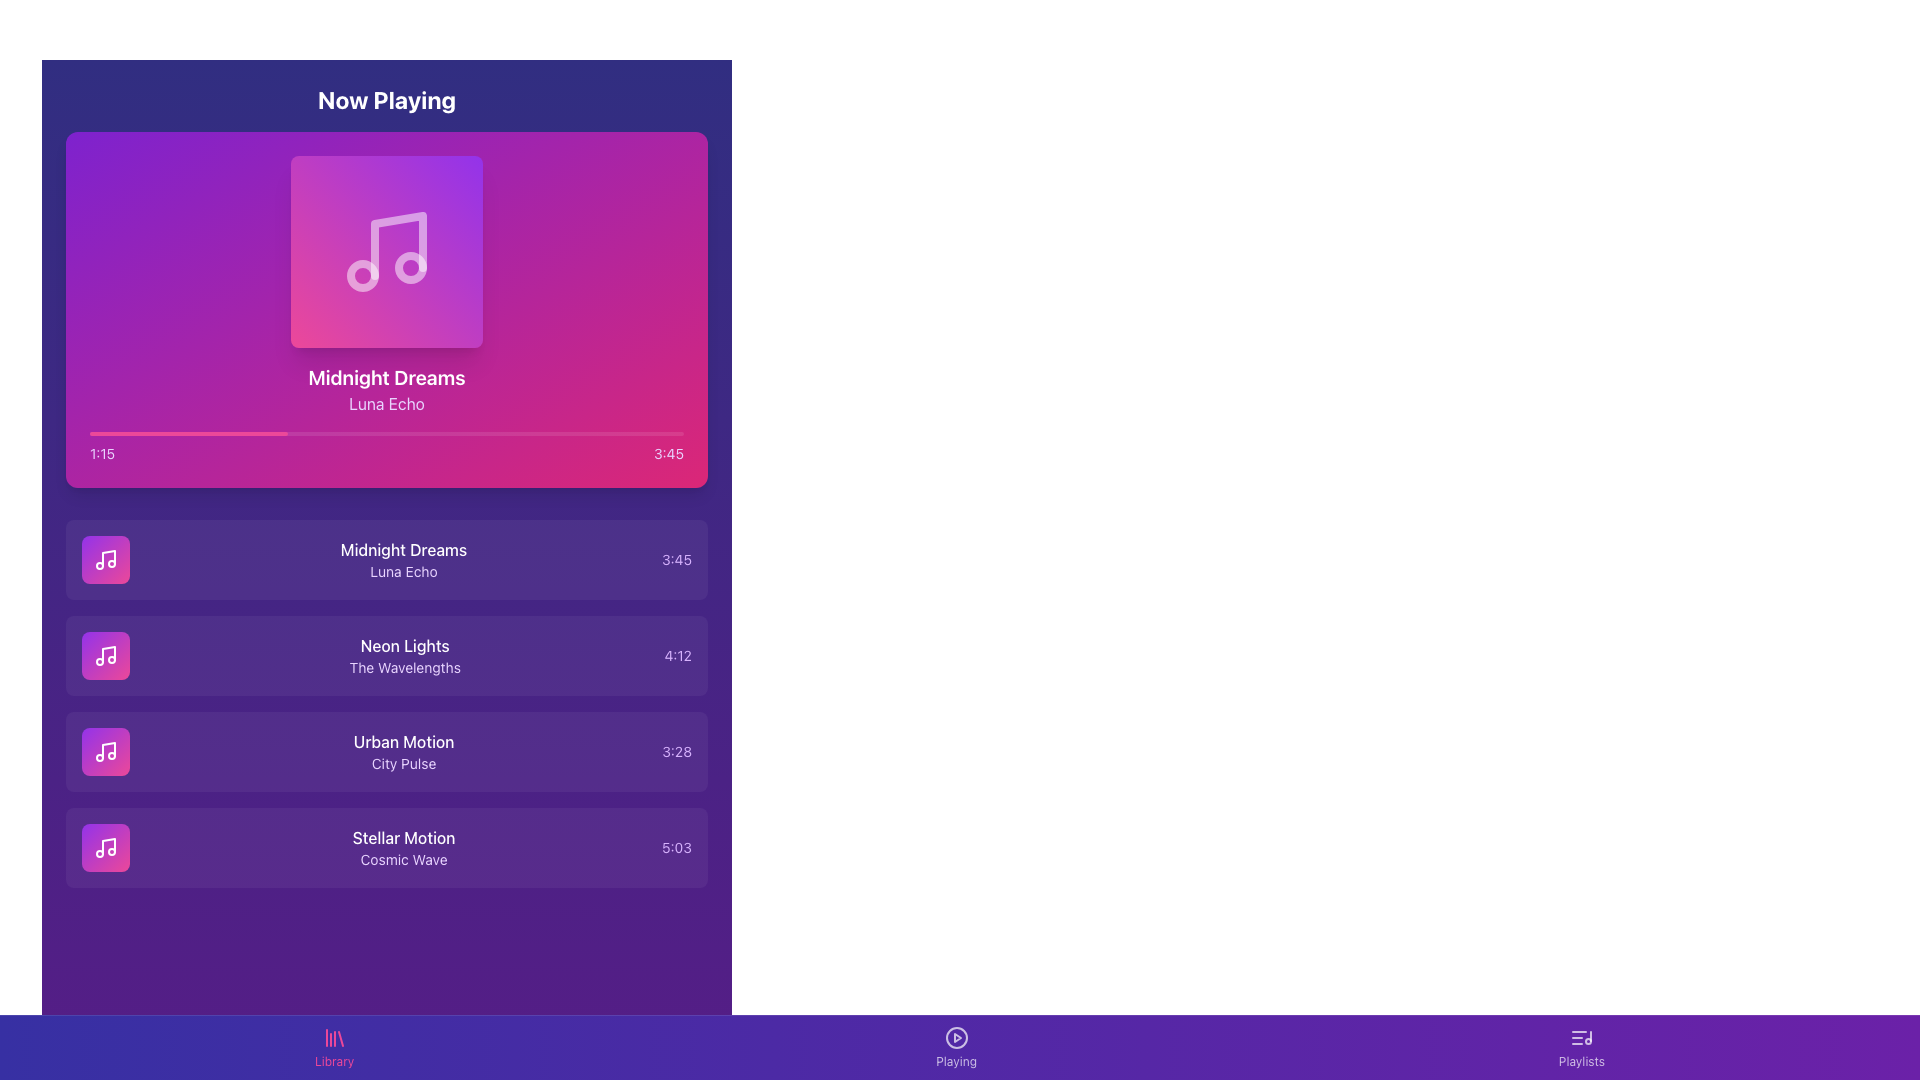 Image resolution: width=1920 pixels, height=1080 pixels. What do you see at coordinates (403, 859) in the screenshot?
I see `text element displaying 'Cosmic Wave' styled in a small font with a light purple color, located beneath the song title 'Stellar Motion' in the details section of the list entry` at bounding box center [403, 859].